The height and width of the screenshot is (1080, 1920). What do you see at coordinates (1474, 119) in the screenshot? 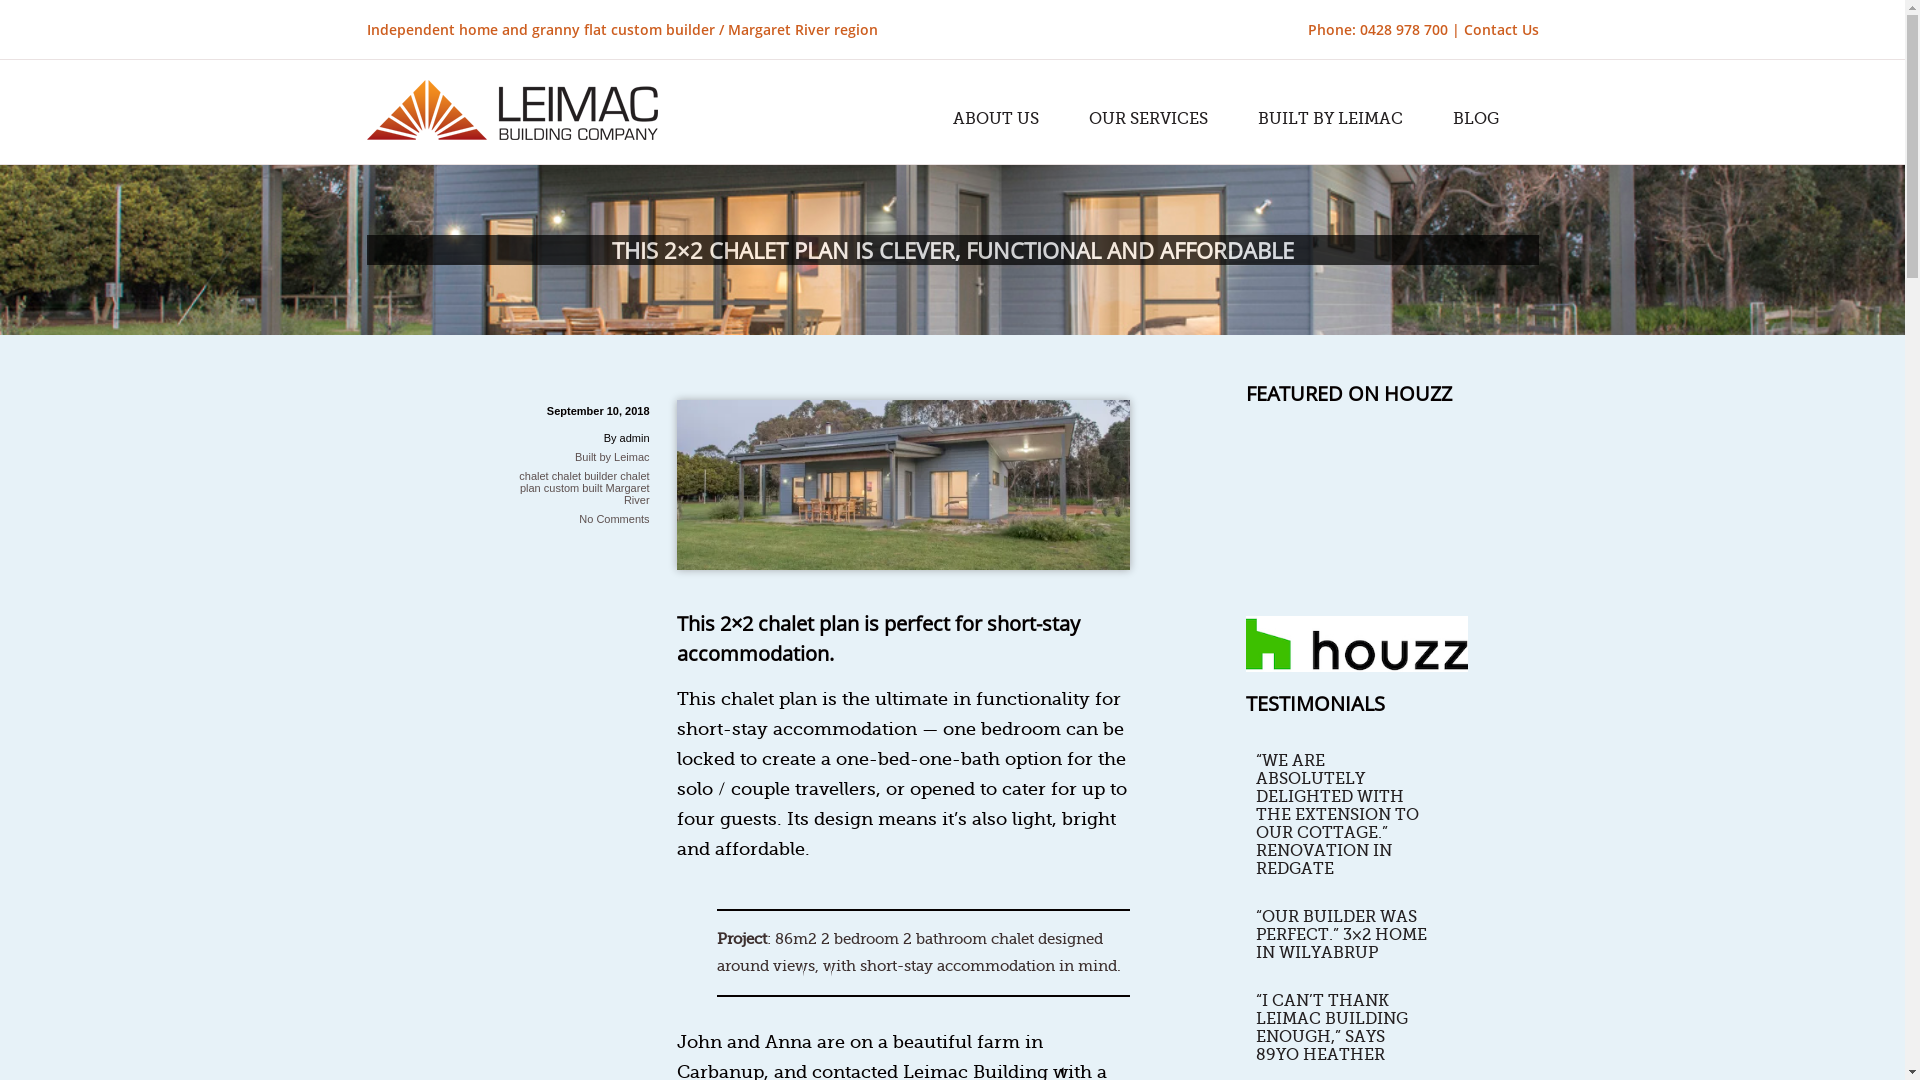
I see `'BLOG'` at bounding box center [1474, 119].